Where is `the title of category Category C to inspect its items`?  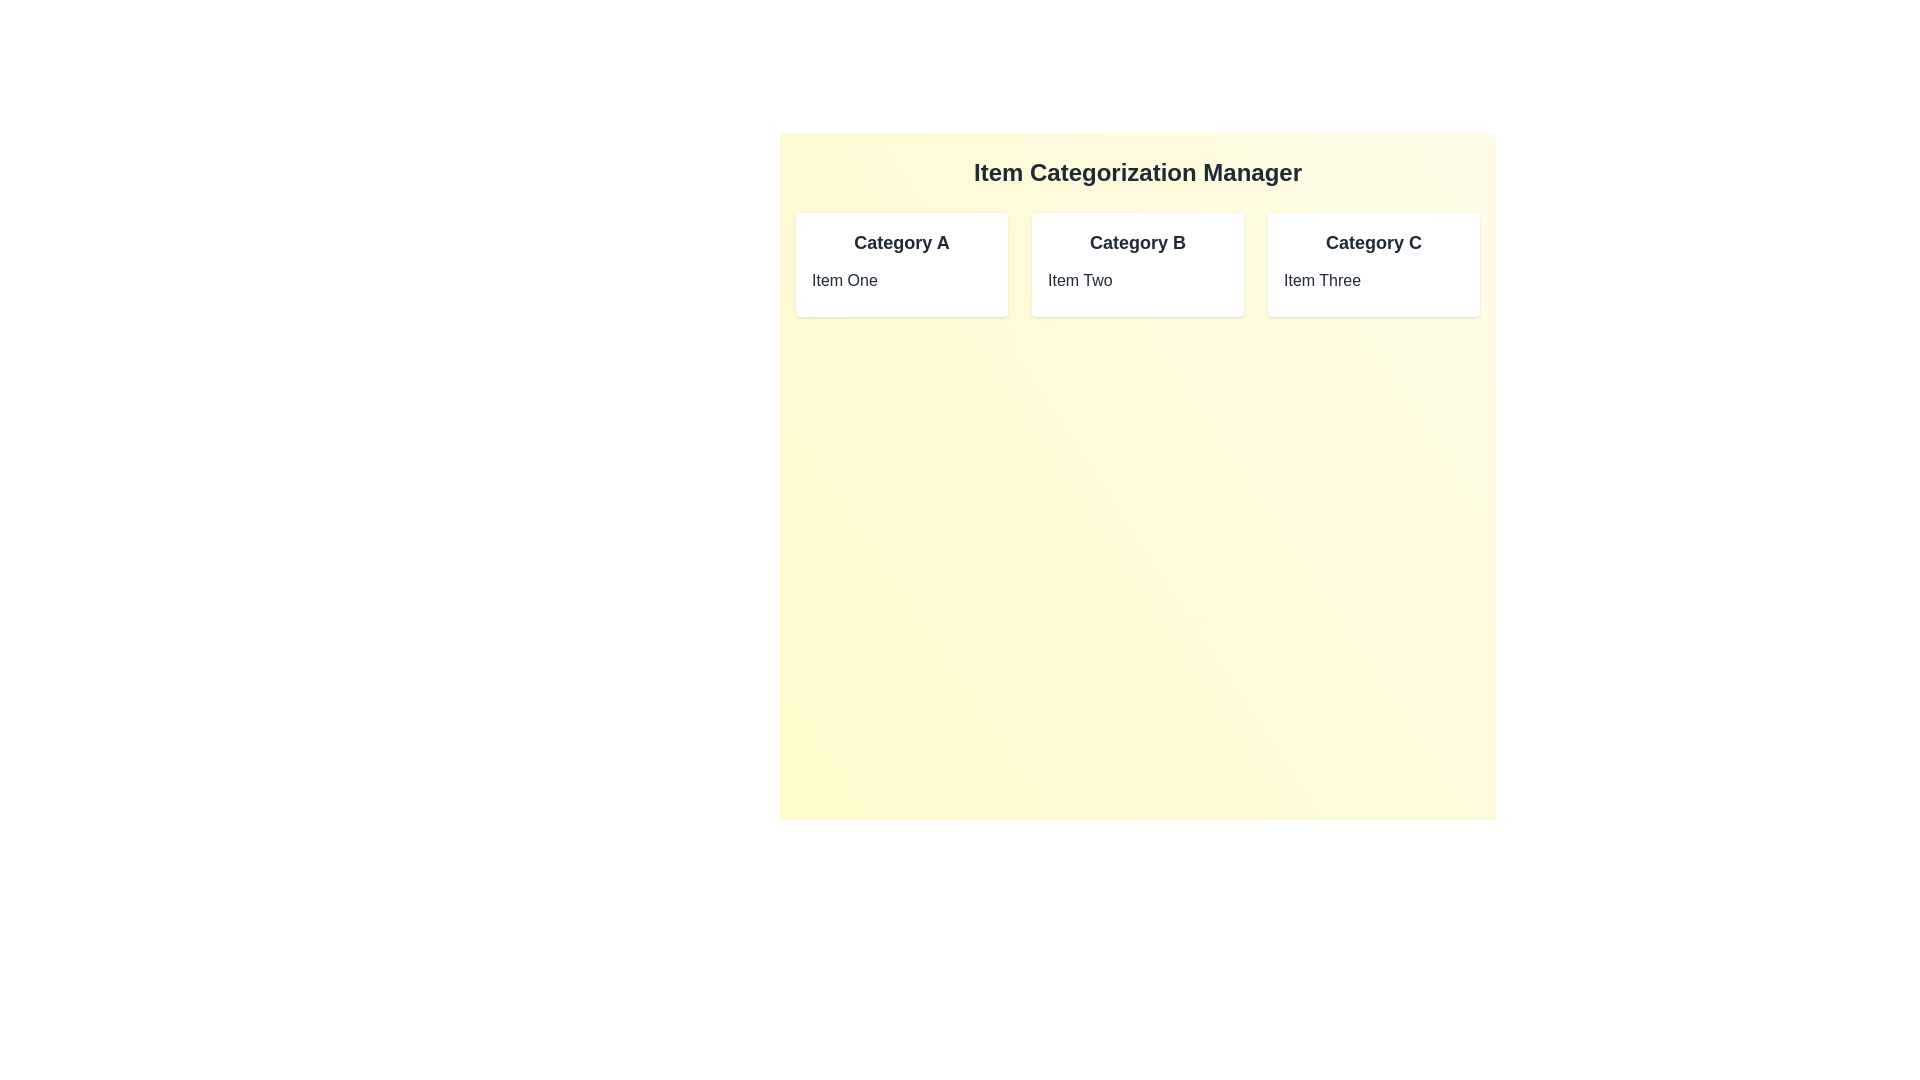 the title of category Category C to inspect its items is located at coordinates (1372, 242).